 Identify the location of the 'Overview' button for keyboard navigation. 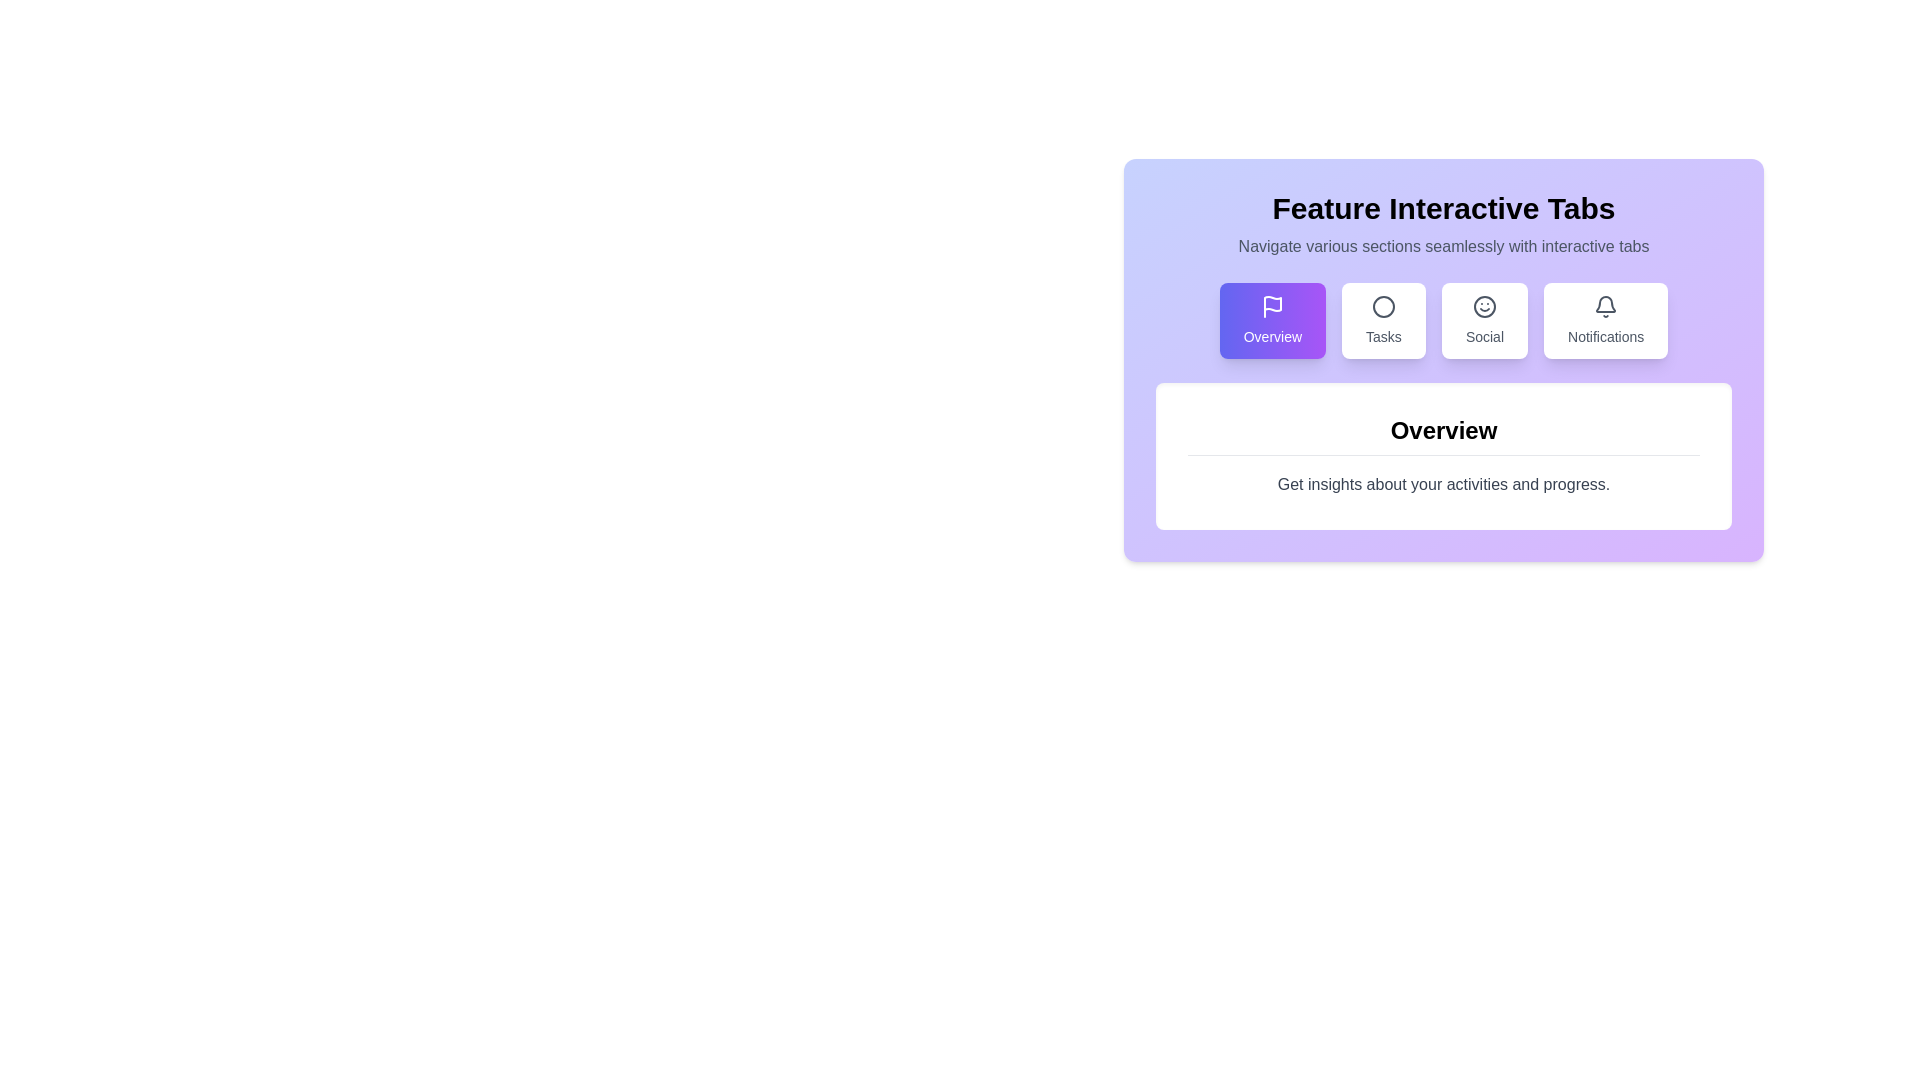
(1271, 319).